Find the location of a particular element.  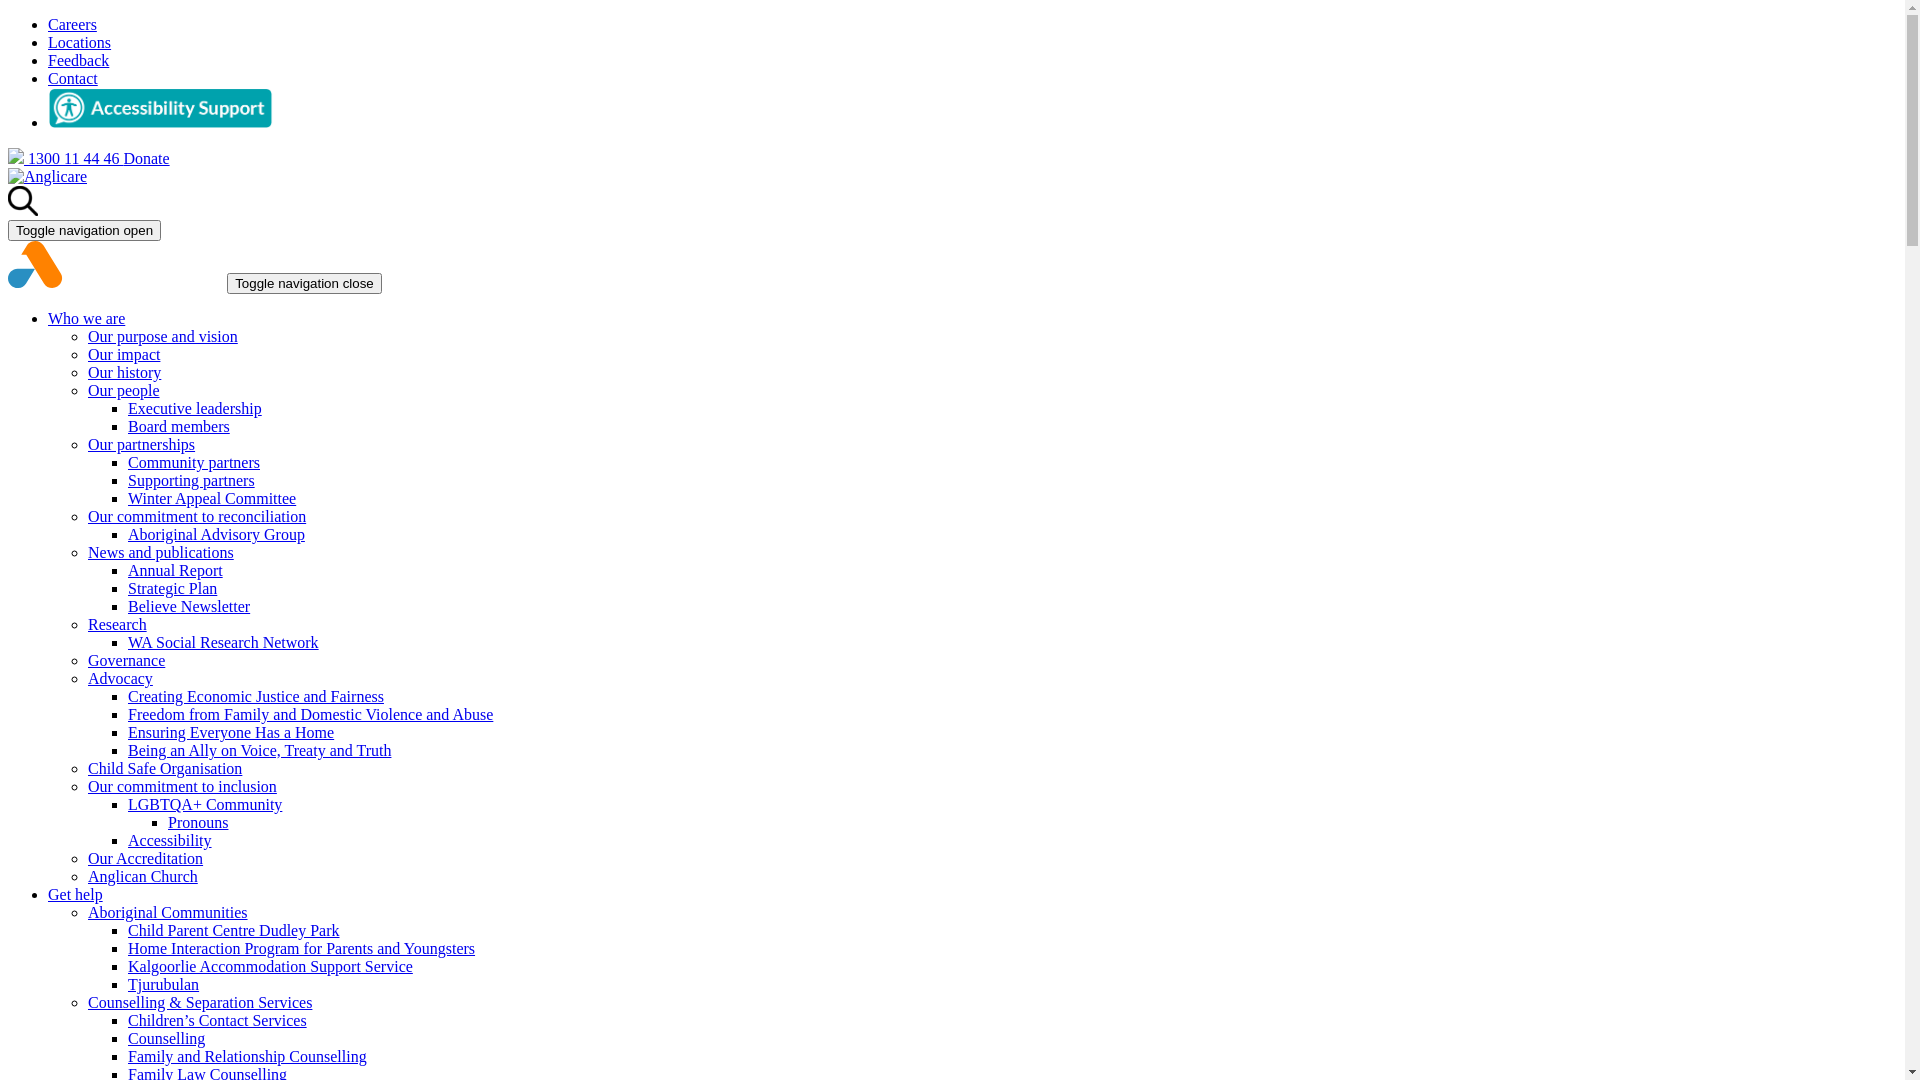

'Our impact' is located at coordinates (123, 353).